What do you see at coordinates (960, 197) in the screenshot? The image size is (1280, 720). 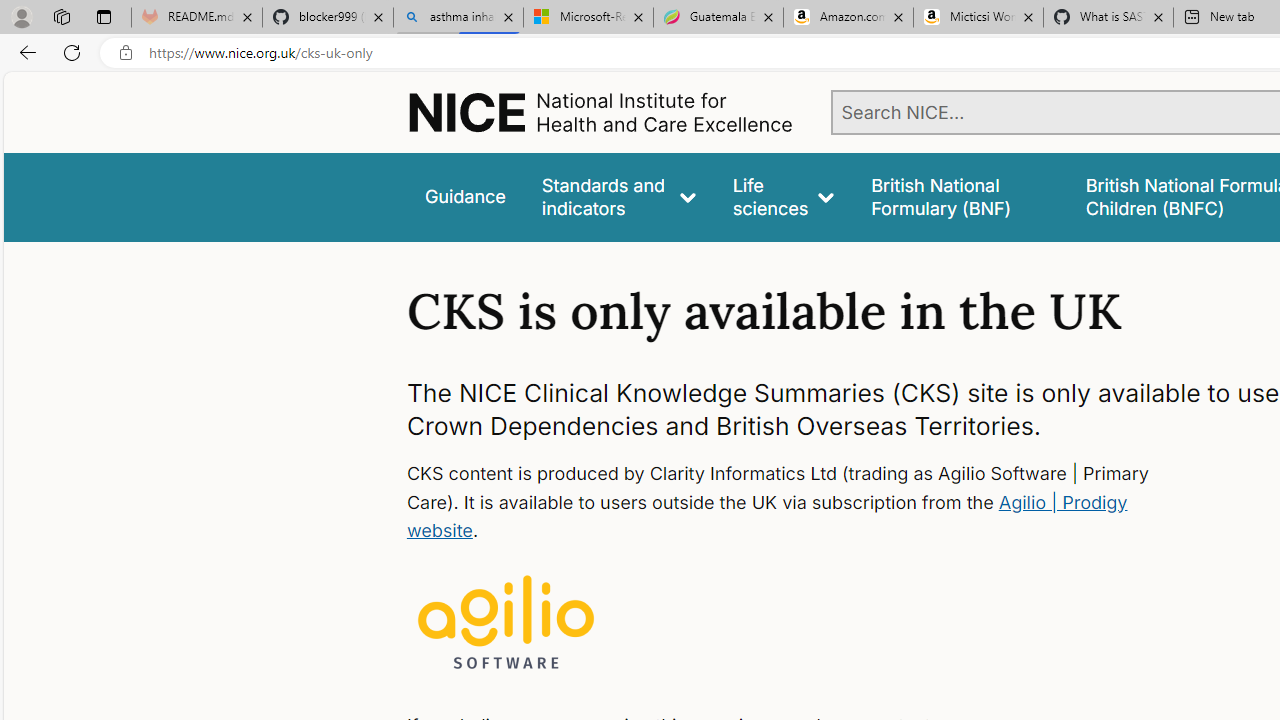 I see `'false'` at bounding box center [960, 197].